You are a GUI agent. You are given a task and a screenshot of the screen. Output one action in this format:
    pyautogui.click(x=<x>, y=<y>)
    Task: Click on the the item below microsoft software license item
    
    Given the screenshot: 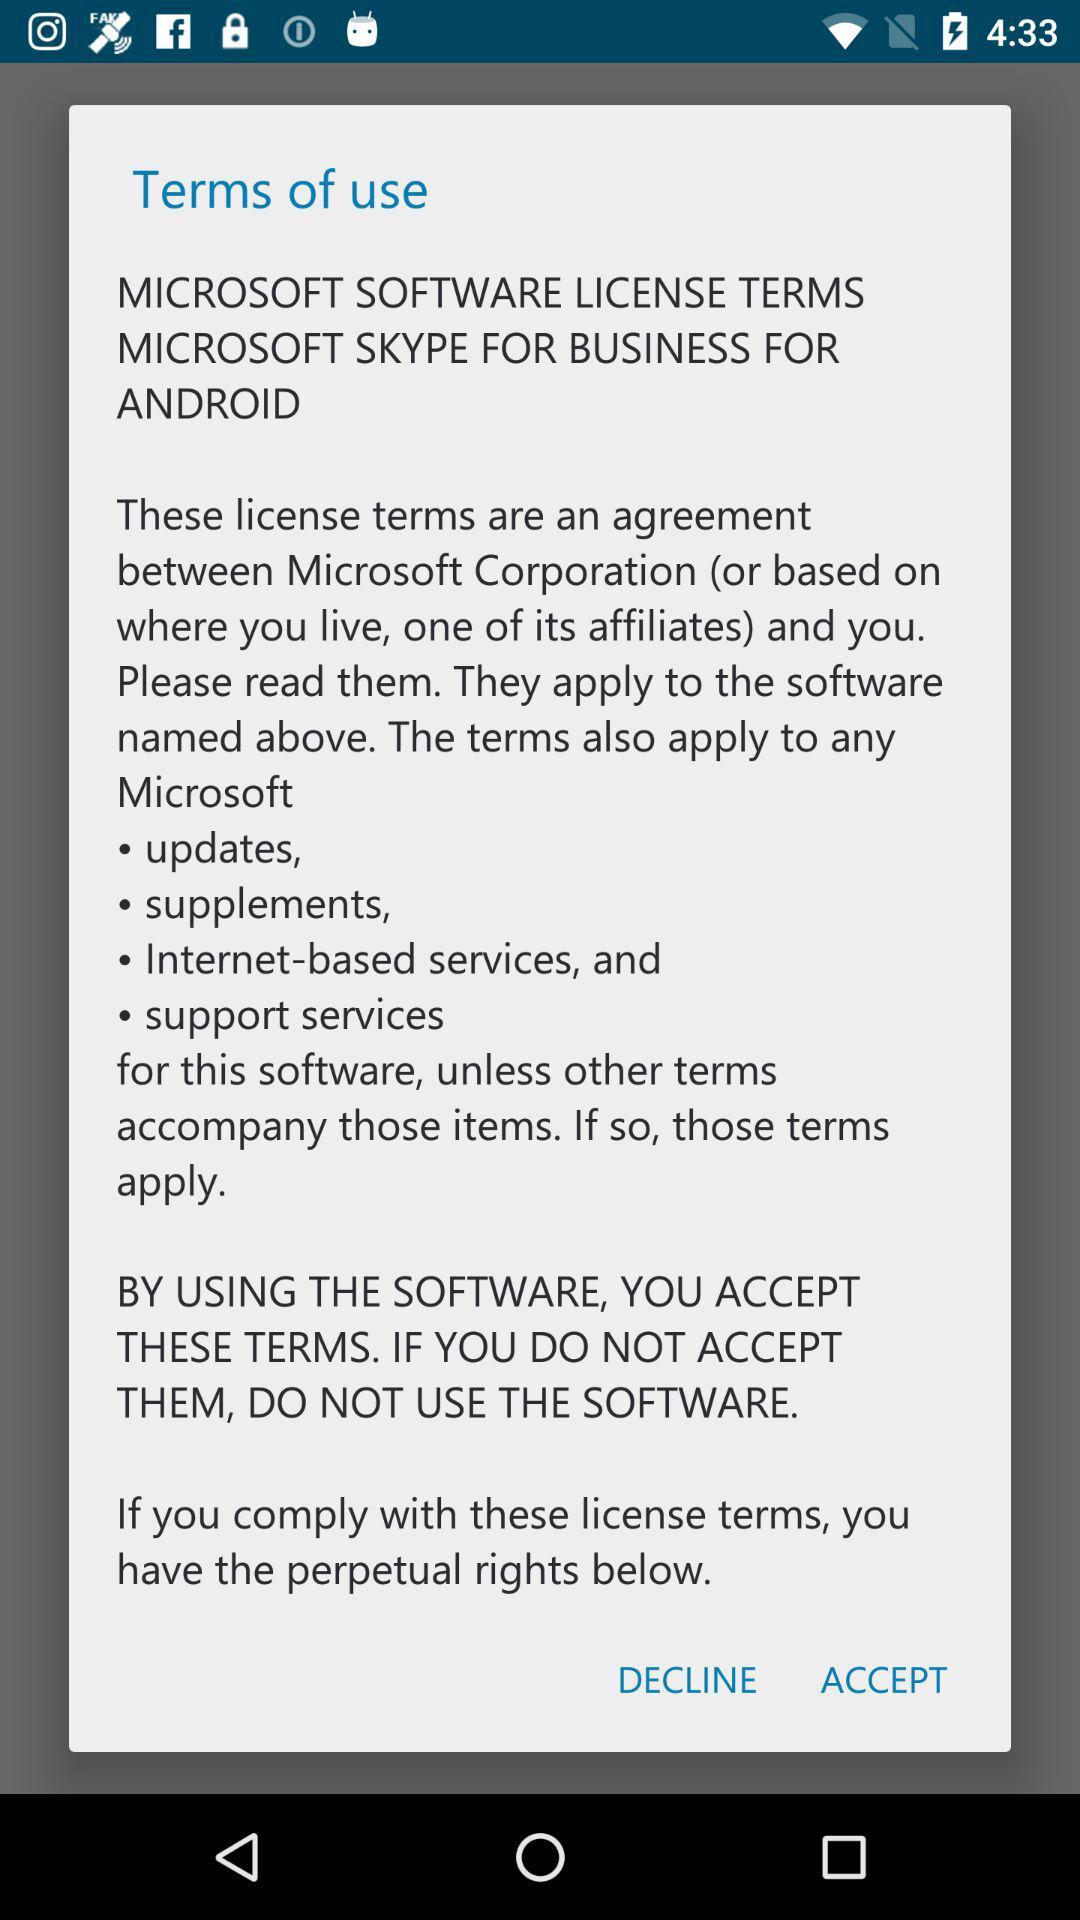 What is the action you would take?
    pyautogui.click(x=686, y=1678)
    